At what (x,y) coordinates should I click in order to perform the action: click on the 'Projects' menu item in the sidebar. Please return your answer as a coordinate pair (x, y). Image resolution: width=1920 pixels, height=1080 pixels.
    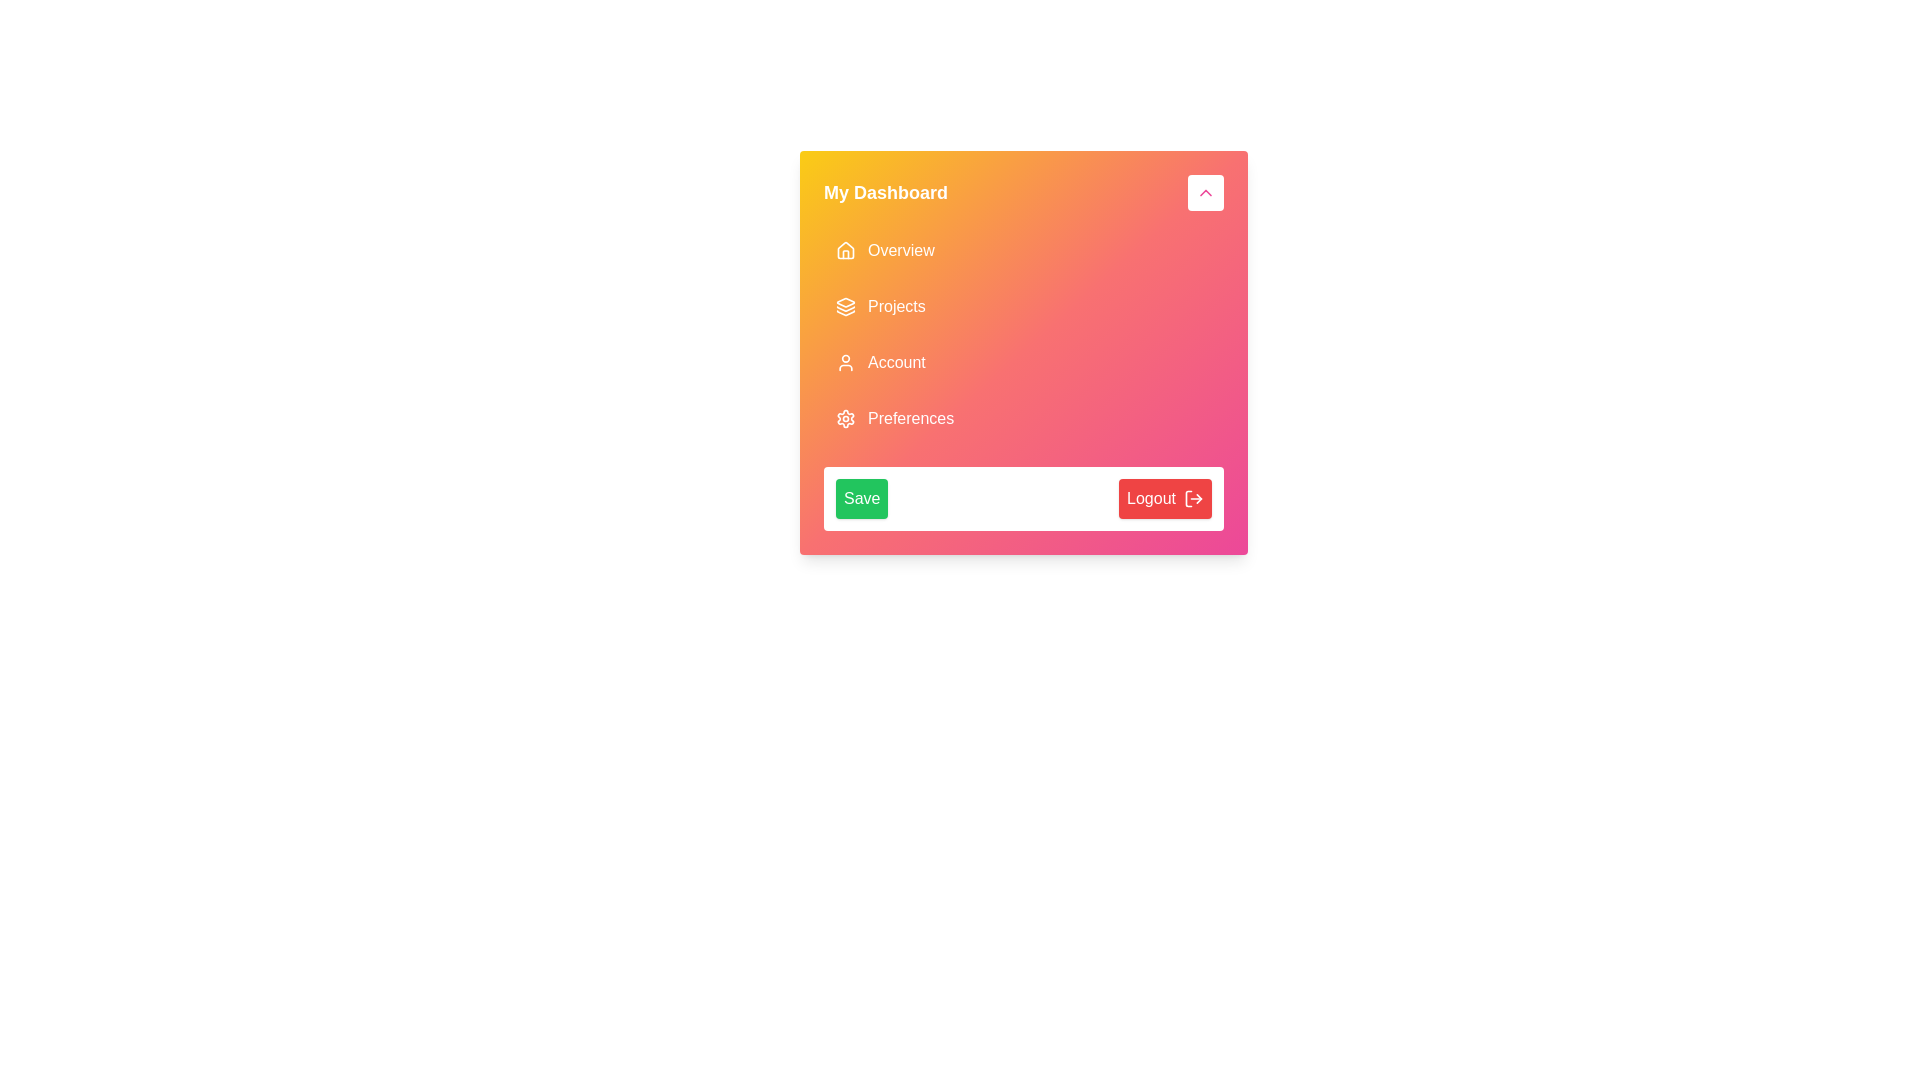
    Looking at the image, I should click on (1023, 307).